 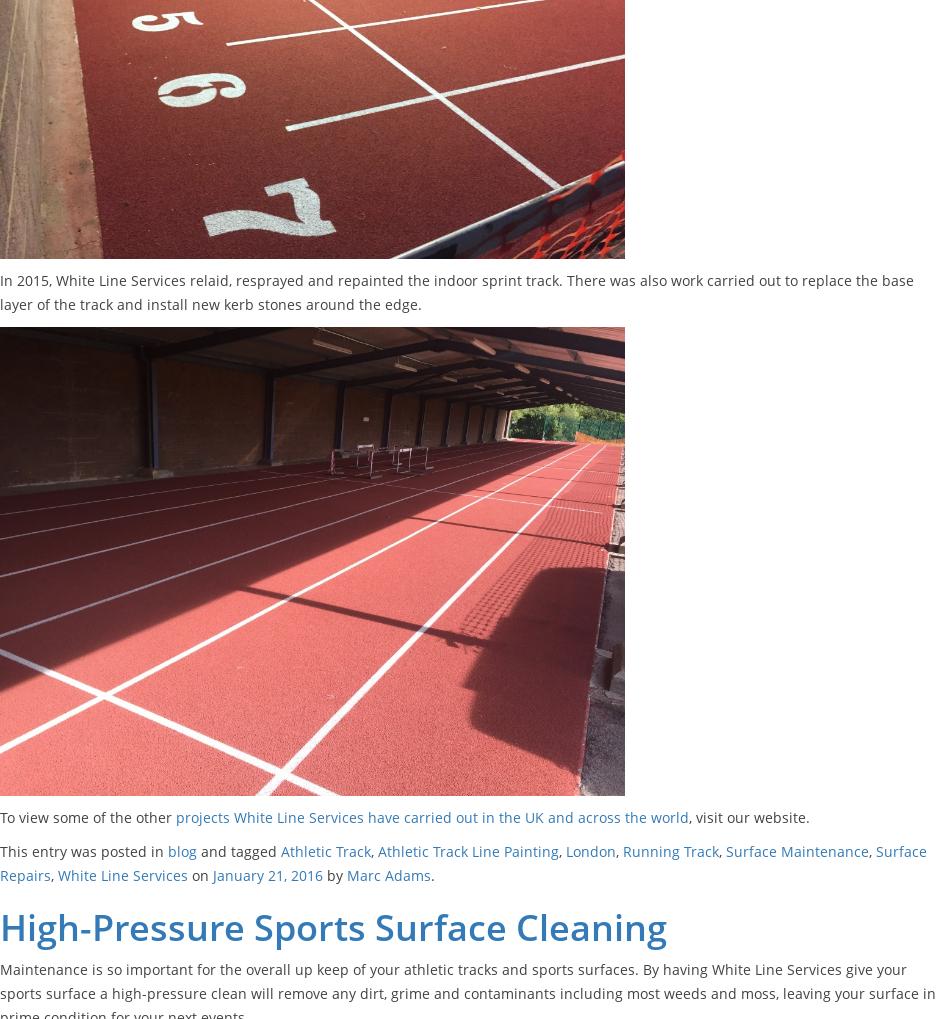 I want to click on 'London', so click(x=590, y=850).